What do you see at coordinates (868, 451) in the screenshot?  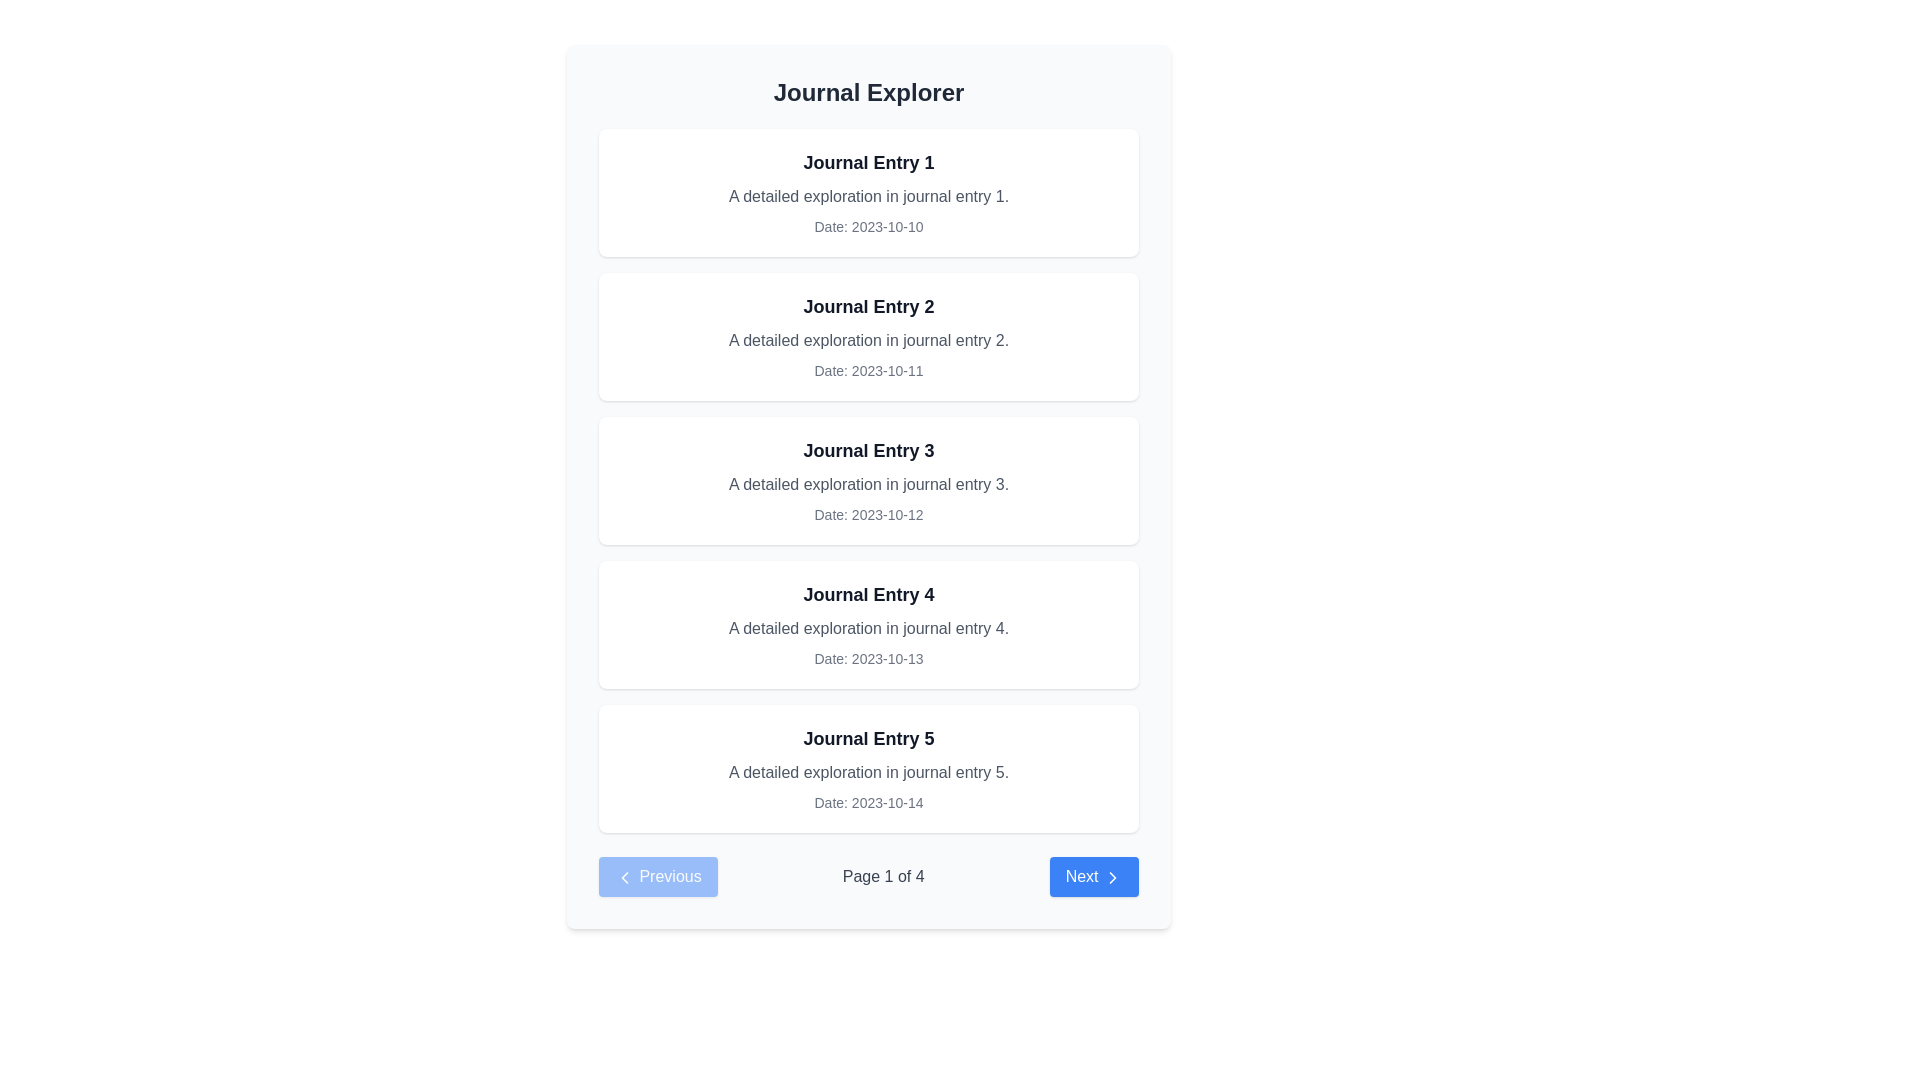 I see `text label displaying 'Journal Entry 3' which is centrally aligned within the third entry card of journal entries` at bounding box center [868, 451].